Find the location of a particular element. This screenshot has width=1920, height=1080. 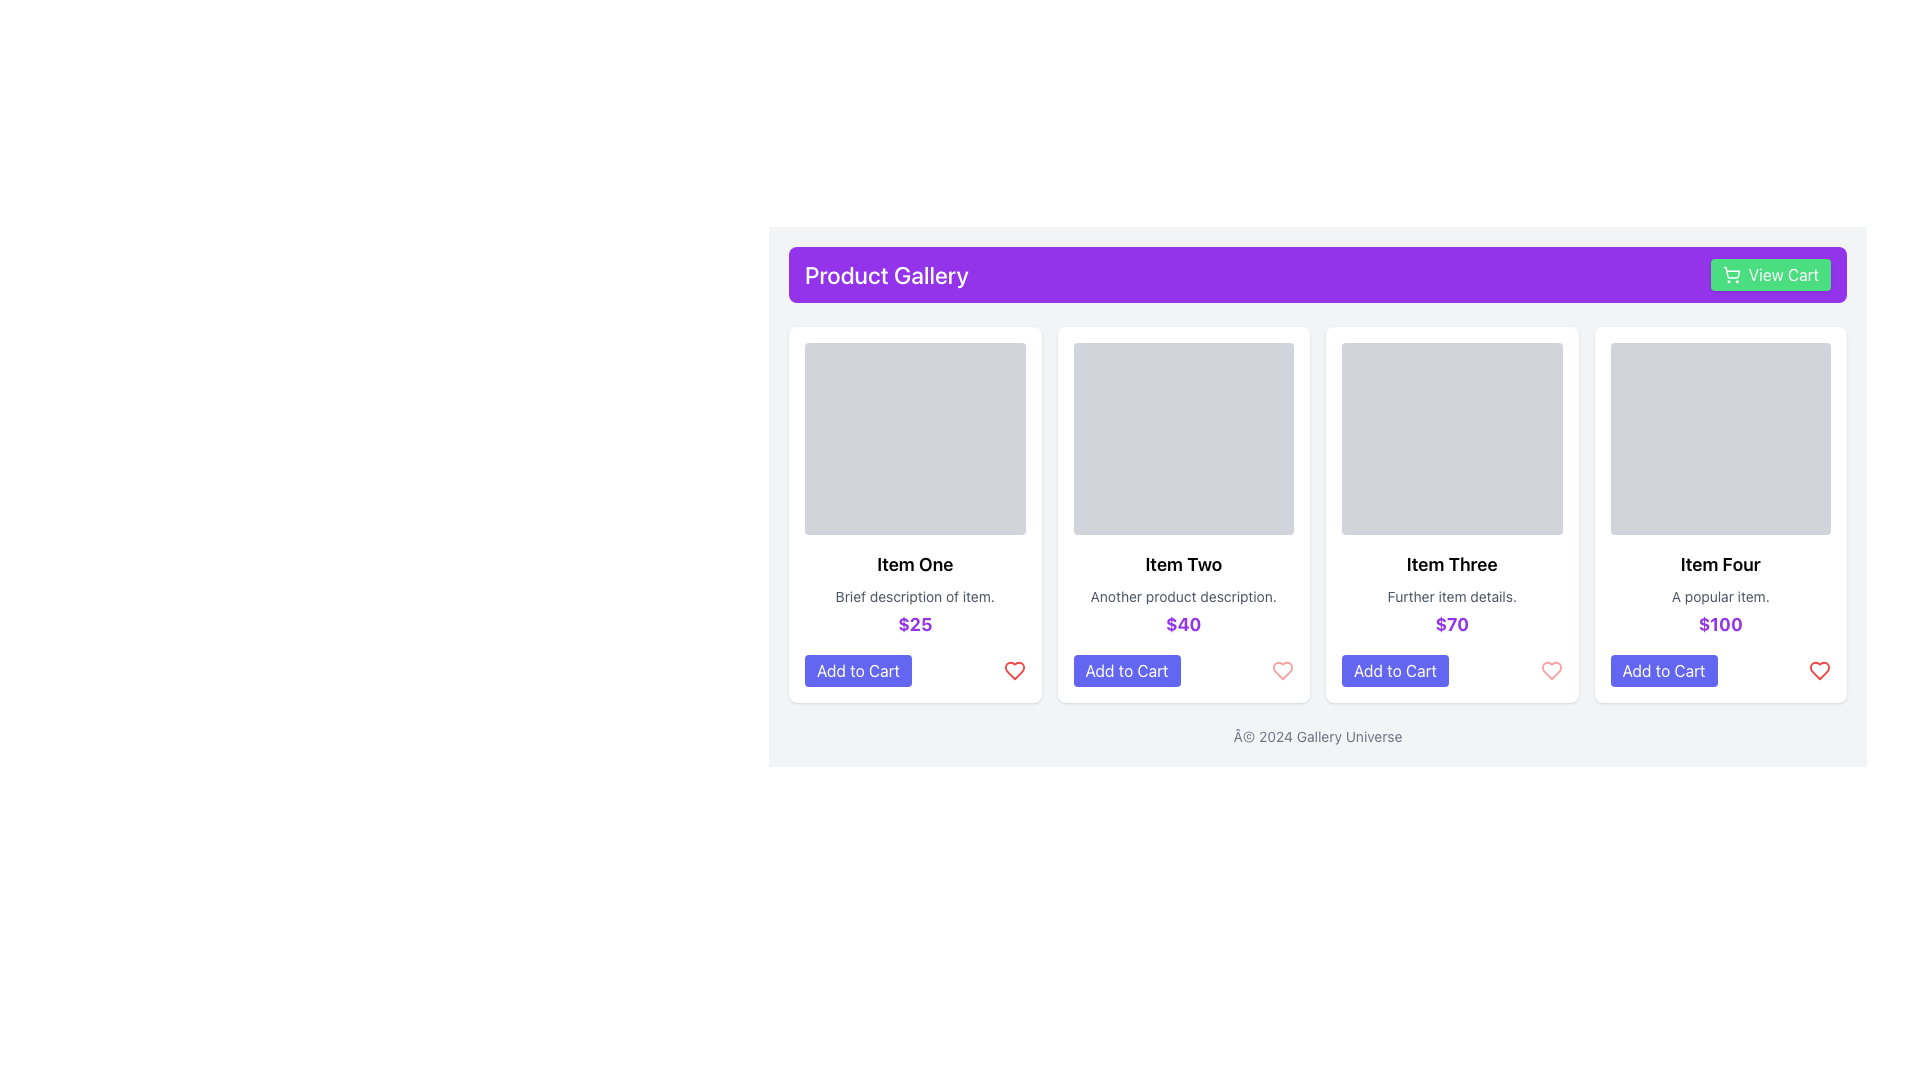

the price label displaying '$100' in bold purple font within the fourth product card titled 'Item Four' is located at coordinates (1719, 623).